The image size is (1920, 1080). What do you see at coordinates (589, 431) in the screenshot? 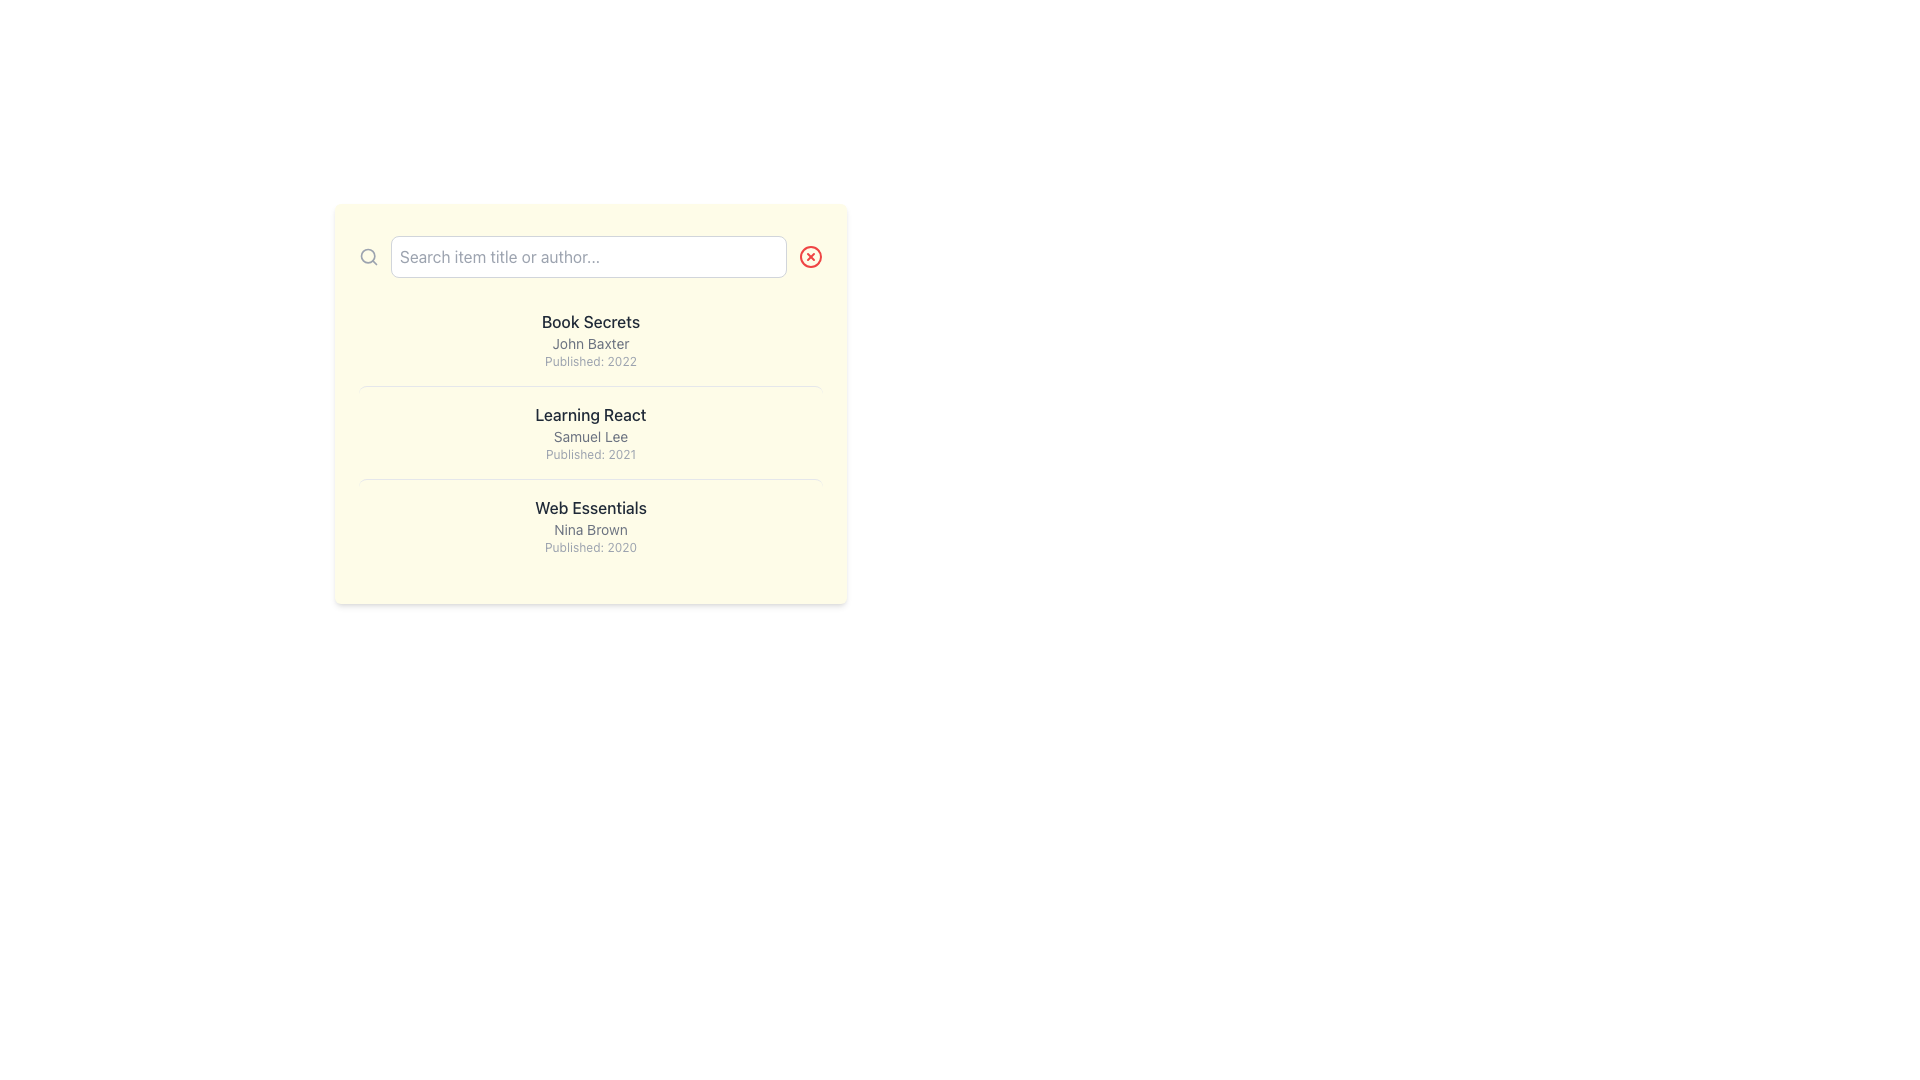
I see `the second list item representing a book, which includes its title, author, and publication date` at bounding box center [589, 431].